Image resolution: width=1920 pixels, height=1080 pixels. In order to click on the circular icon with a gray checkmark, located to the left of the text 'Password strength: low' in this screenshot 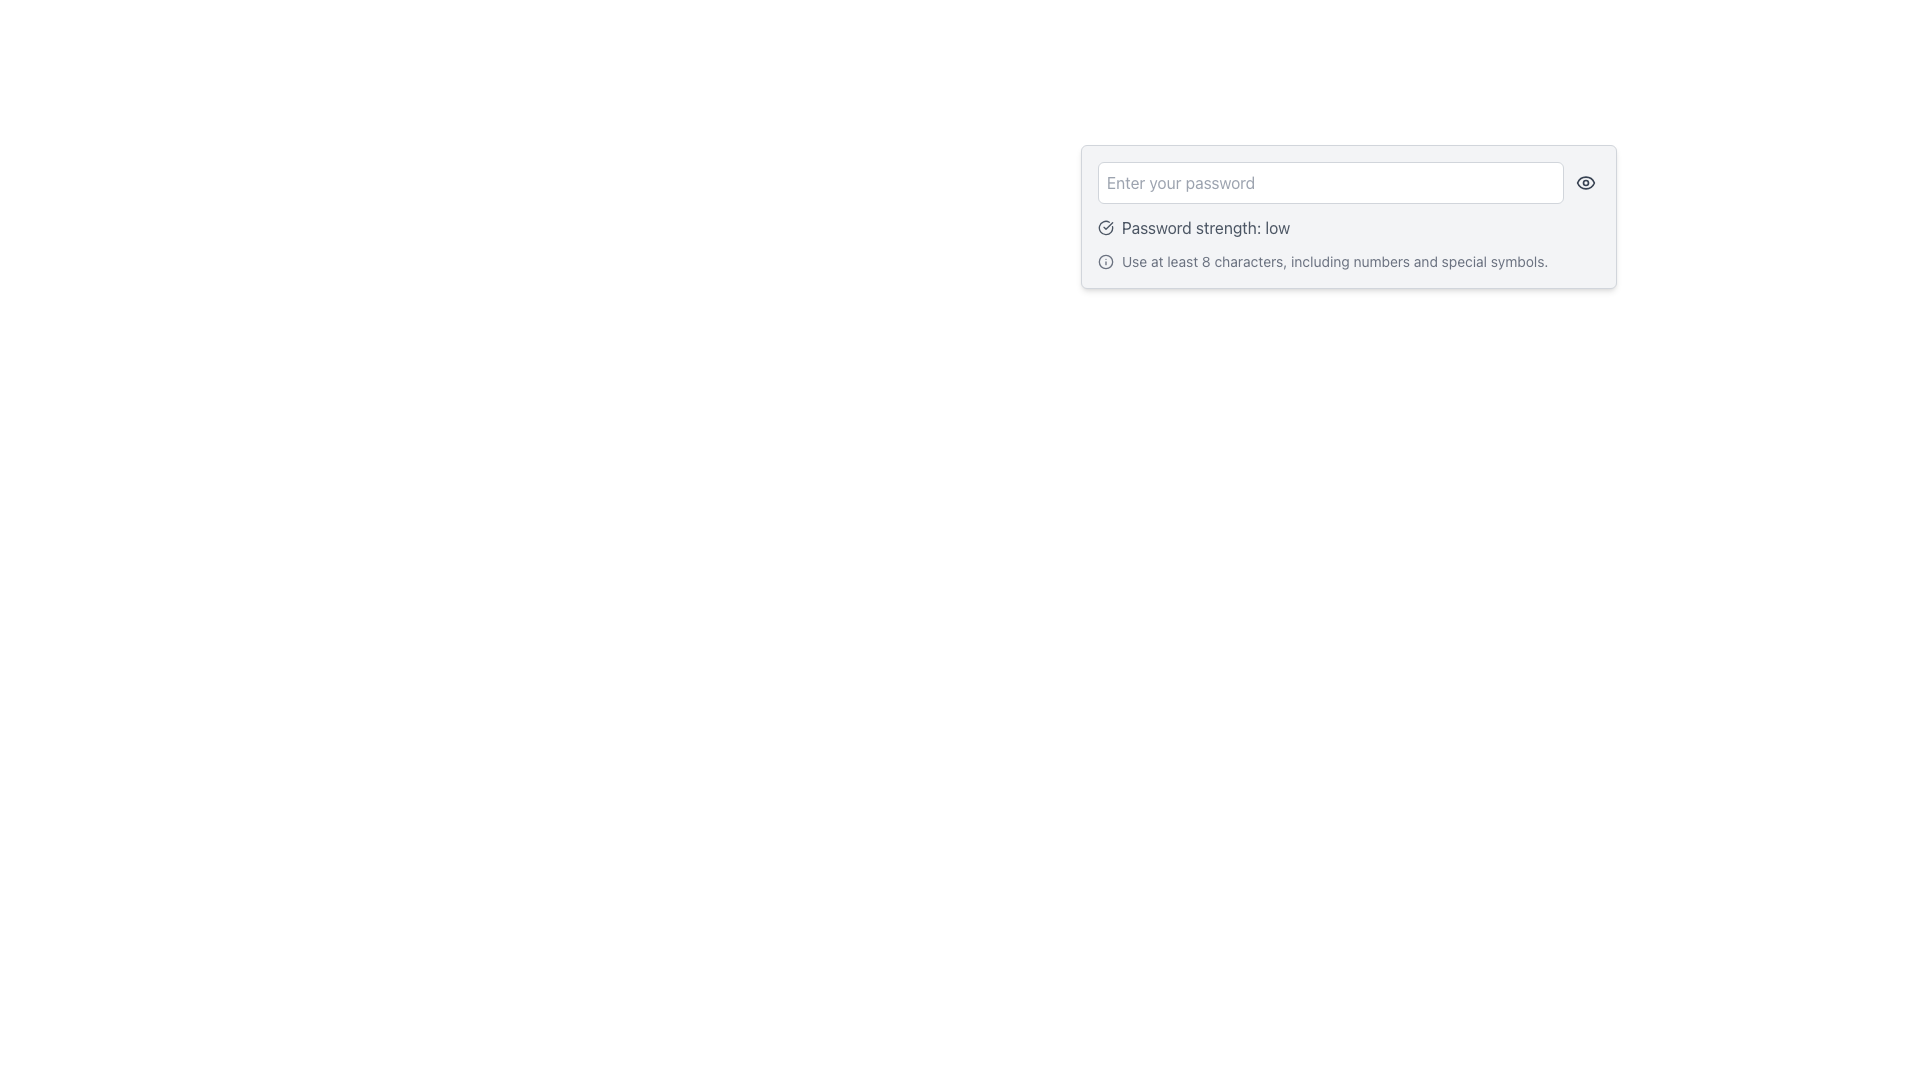, I will do `click(1104, 226)`.